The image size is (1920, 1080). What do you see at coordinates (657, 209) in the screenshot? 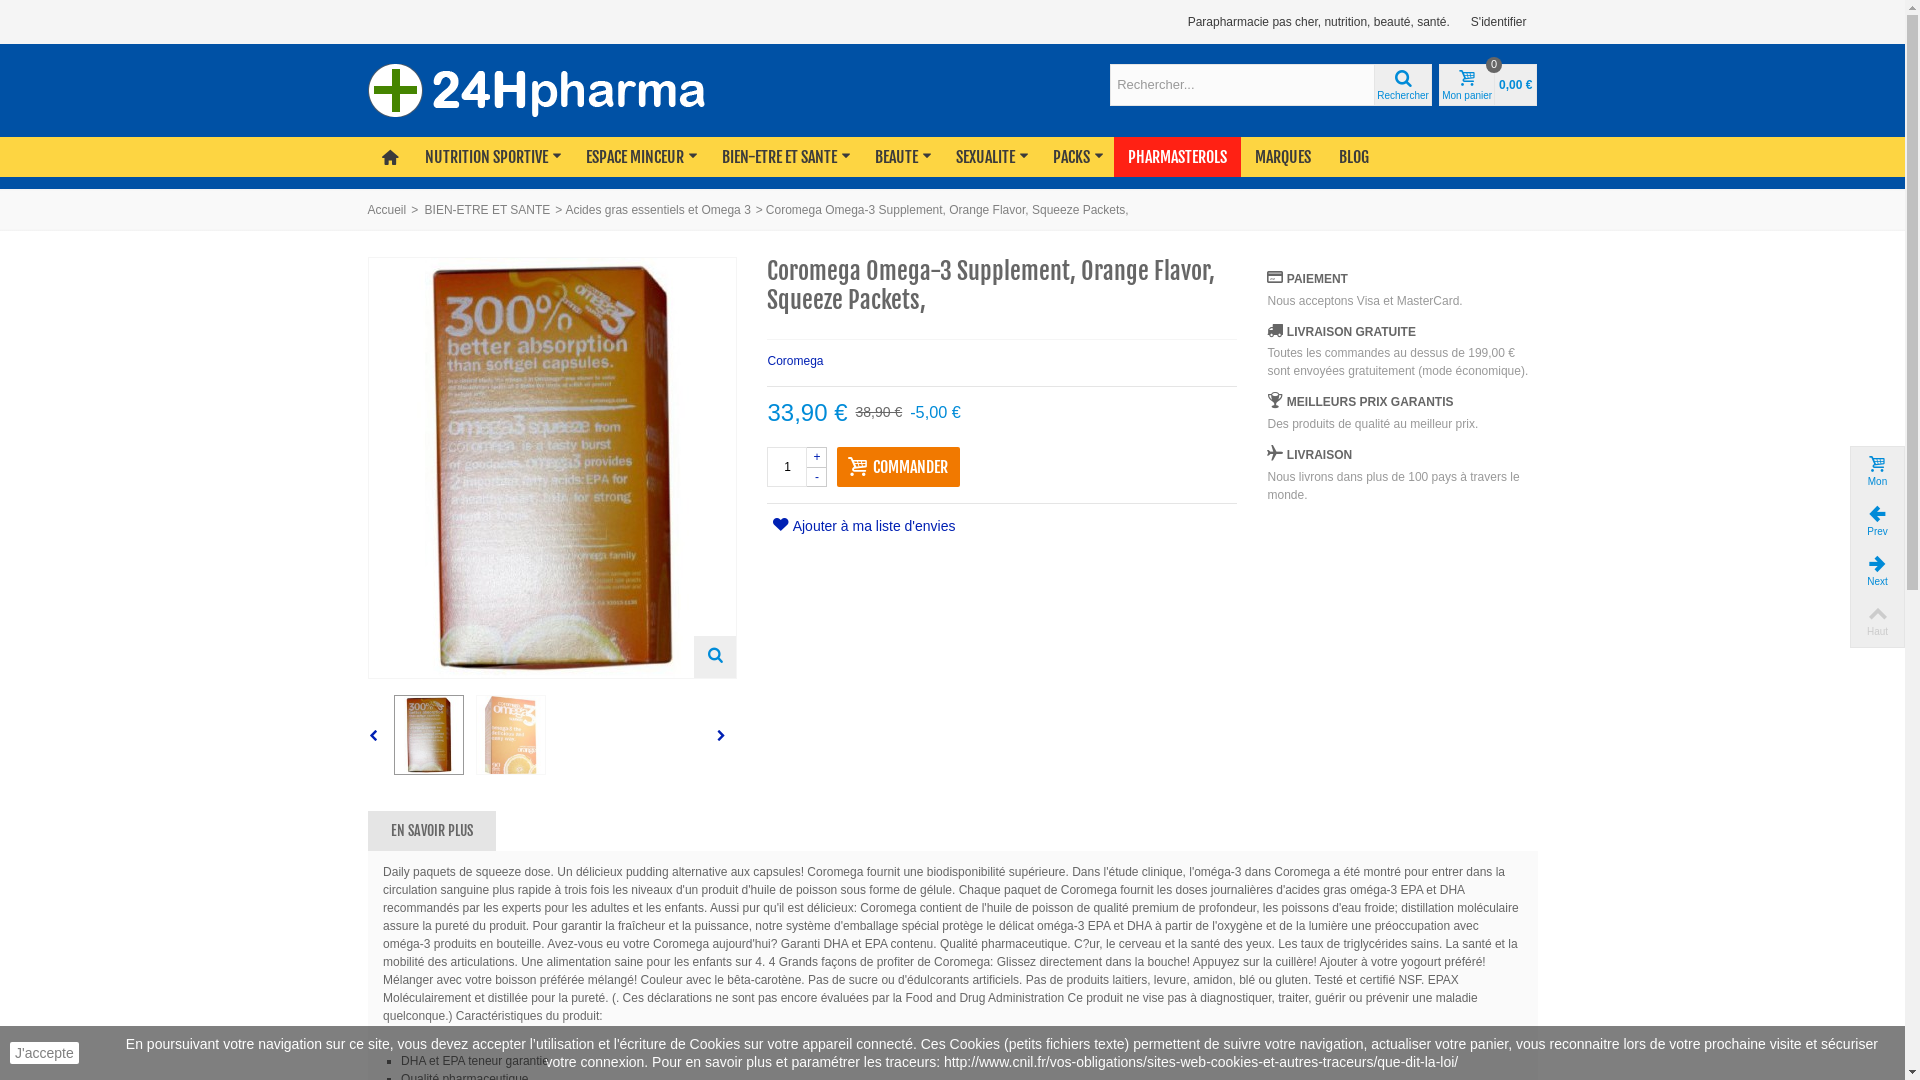
I see `'Acides gras essentiels et Omega 3'` at bounding box center [657, 209].